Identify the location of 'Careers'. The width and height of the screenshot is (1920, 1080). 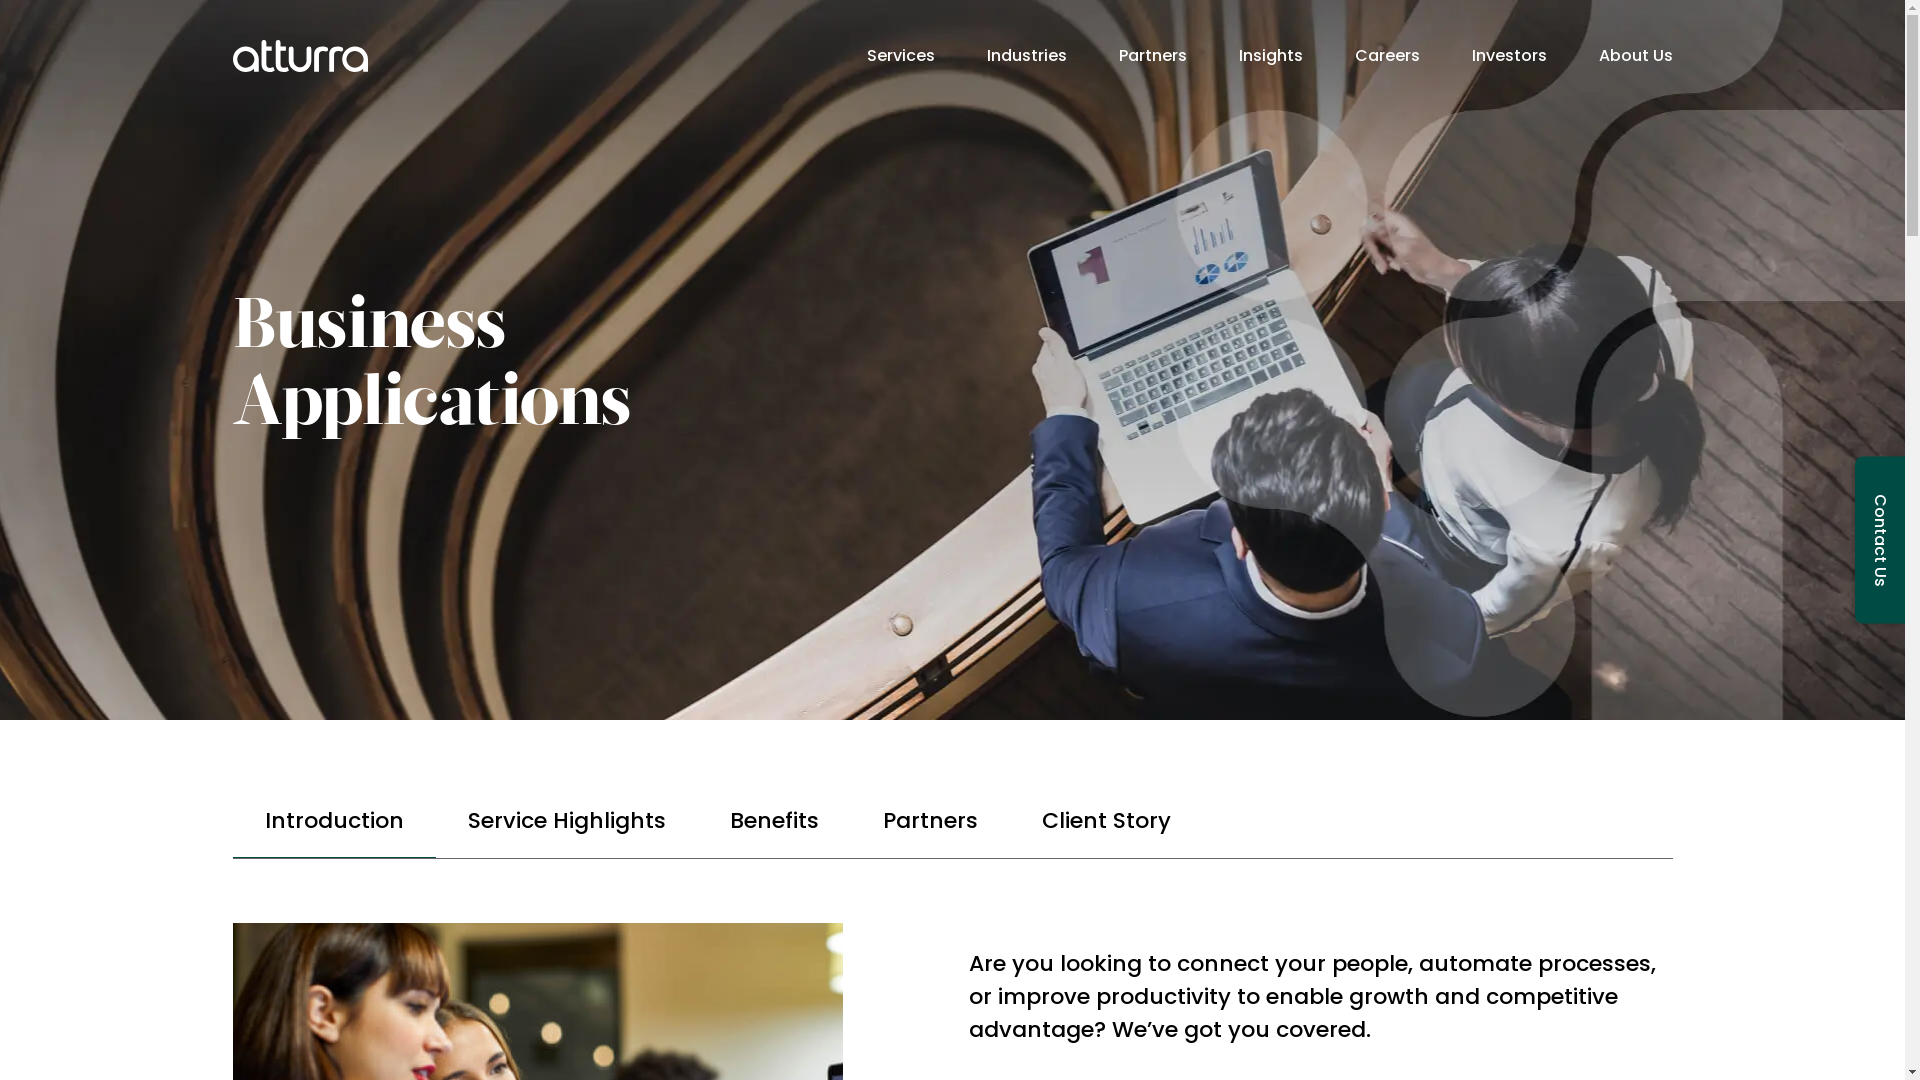
(1353, 55).